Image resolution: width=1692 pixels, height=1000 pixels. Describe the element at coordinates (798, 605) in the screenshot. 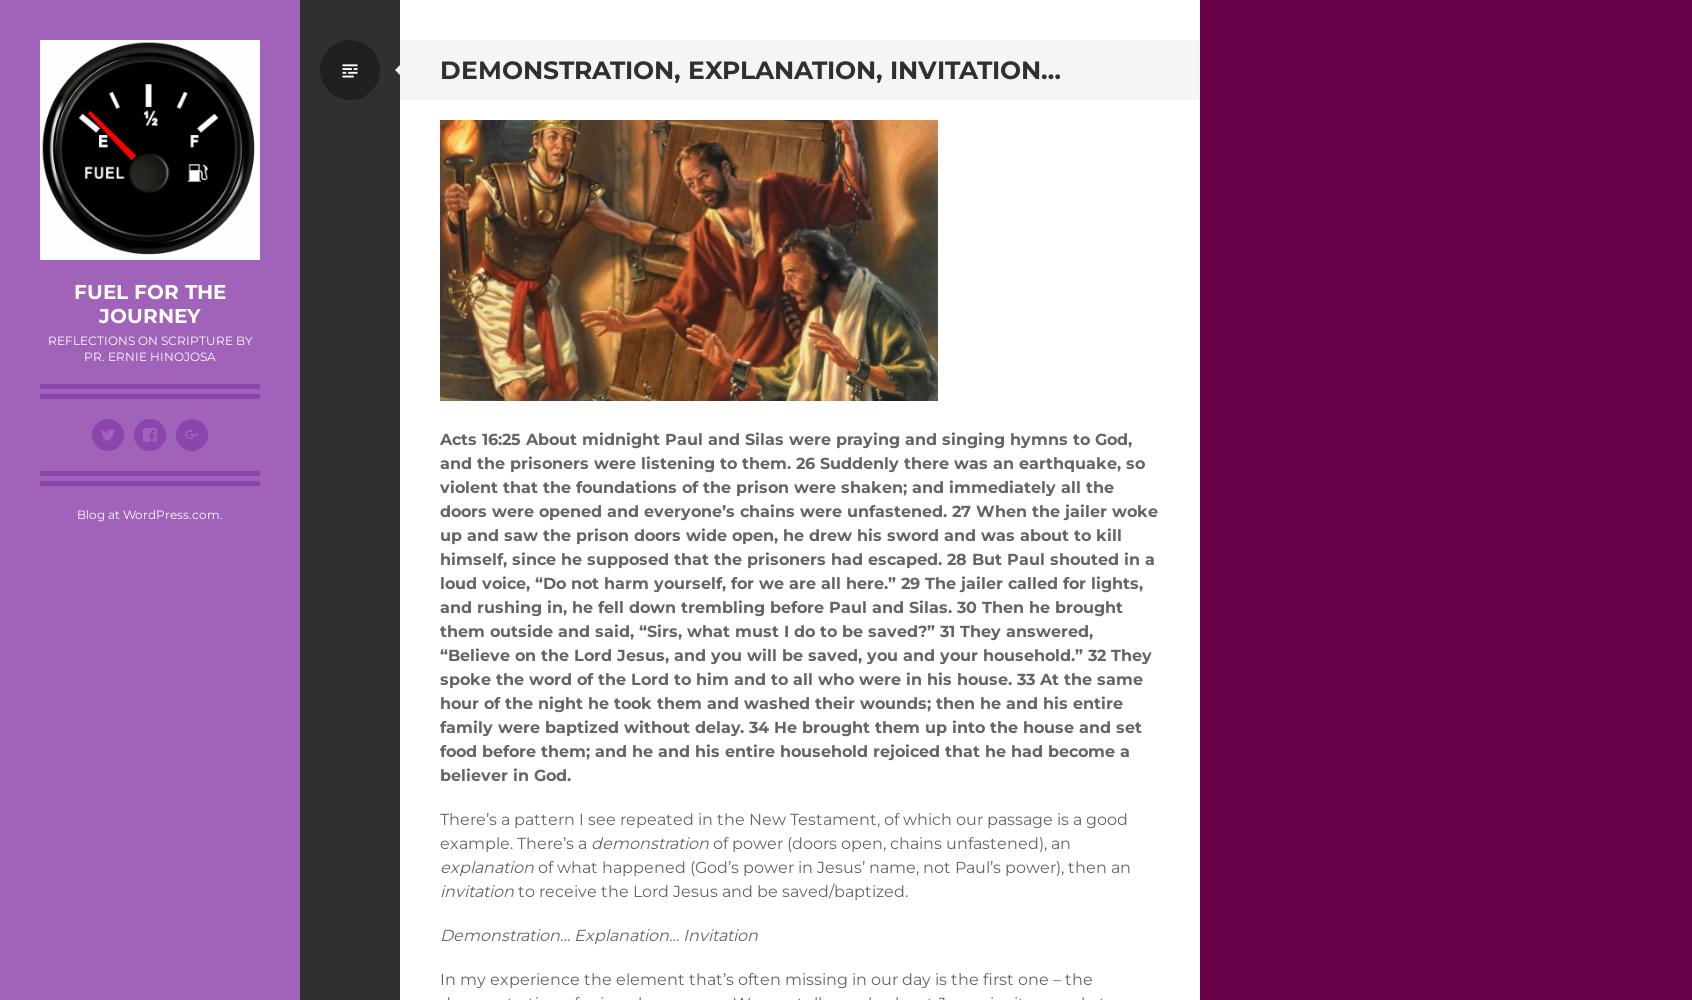

I see `'Acts 16:25 About midnight Paul and Silas were praying and singing hymns to God, and the prisoners were listening to them. 26 Suddenly there was an earthquake, so violent that the foundations of the prison were shaken; and immediately all the doors were opened and everyone’s chains were unfastened. 27 When the jailer woke up and saw the prison doors wide open, he drew his sword and was about to kill himself, since he supposed that the prisoners had escaped. 28 But Paul shouted in a loud voice, “Do not harm yourself, for we are all here.” 29 The jailer called for lights, and rushing in, he fell down trembling before Paul and Silas. 30 Then he brought them outside and said, “Sirs, what must I do to be saved?” 31 They answered, “Believe on the Lord Jesus, and you will be saved, you and your household.” 32 They spoke the word of the Lord to him and to all who were in his house. 33 At the same hour of the night he took them and washed their wounds; then he and his entire family were baptized without delay. 34 He brought them up into the house and set food before them; and he and his entire household rejoiced that he had become a believer in God.'` at that location.